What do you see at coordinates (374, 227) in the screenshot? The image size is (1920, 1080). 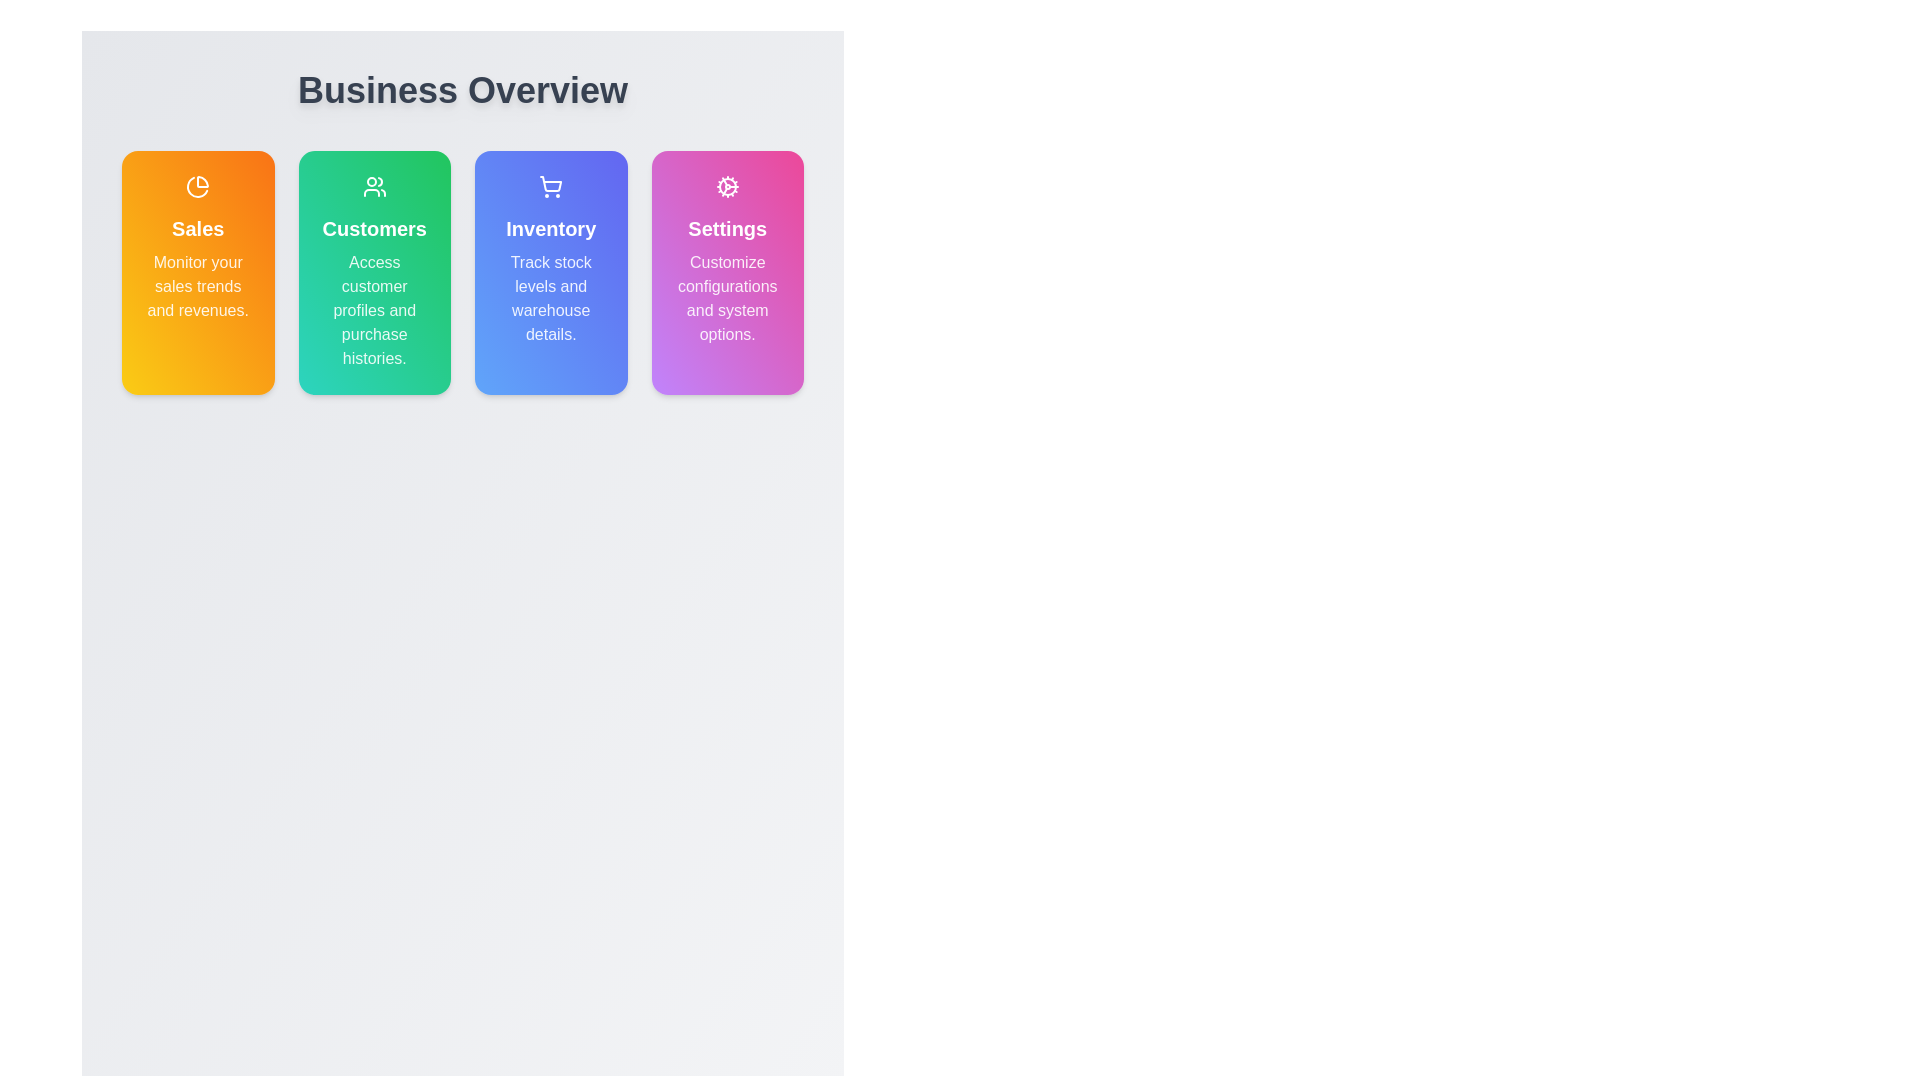 I see `'Customers' text label displayed in bold white font on a green background, which serves as the title of the second card in the 'Business Overview' section` at bounding box center [374, 227].